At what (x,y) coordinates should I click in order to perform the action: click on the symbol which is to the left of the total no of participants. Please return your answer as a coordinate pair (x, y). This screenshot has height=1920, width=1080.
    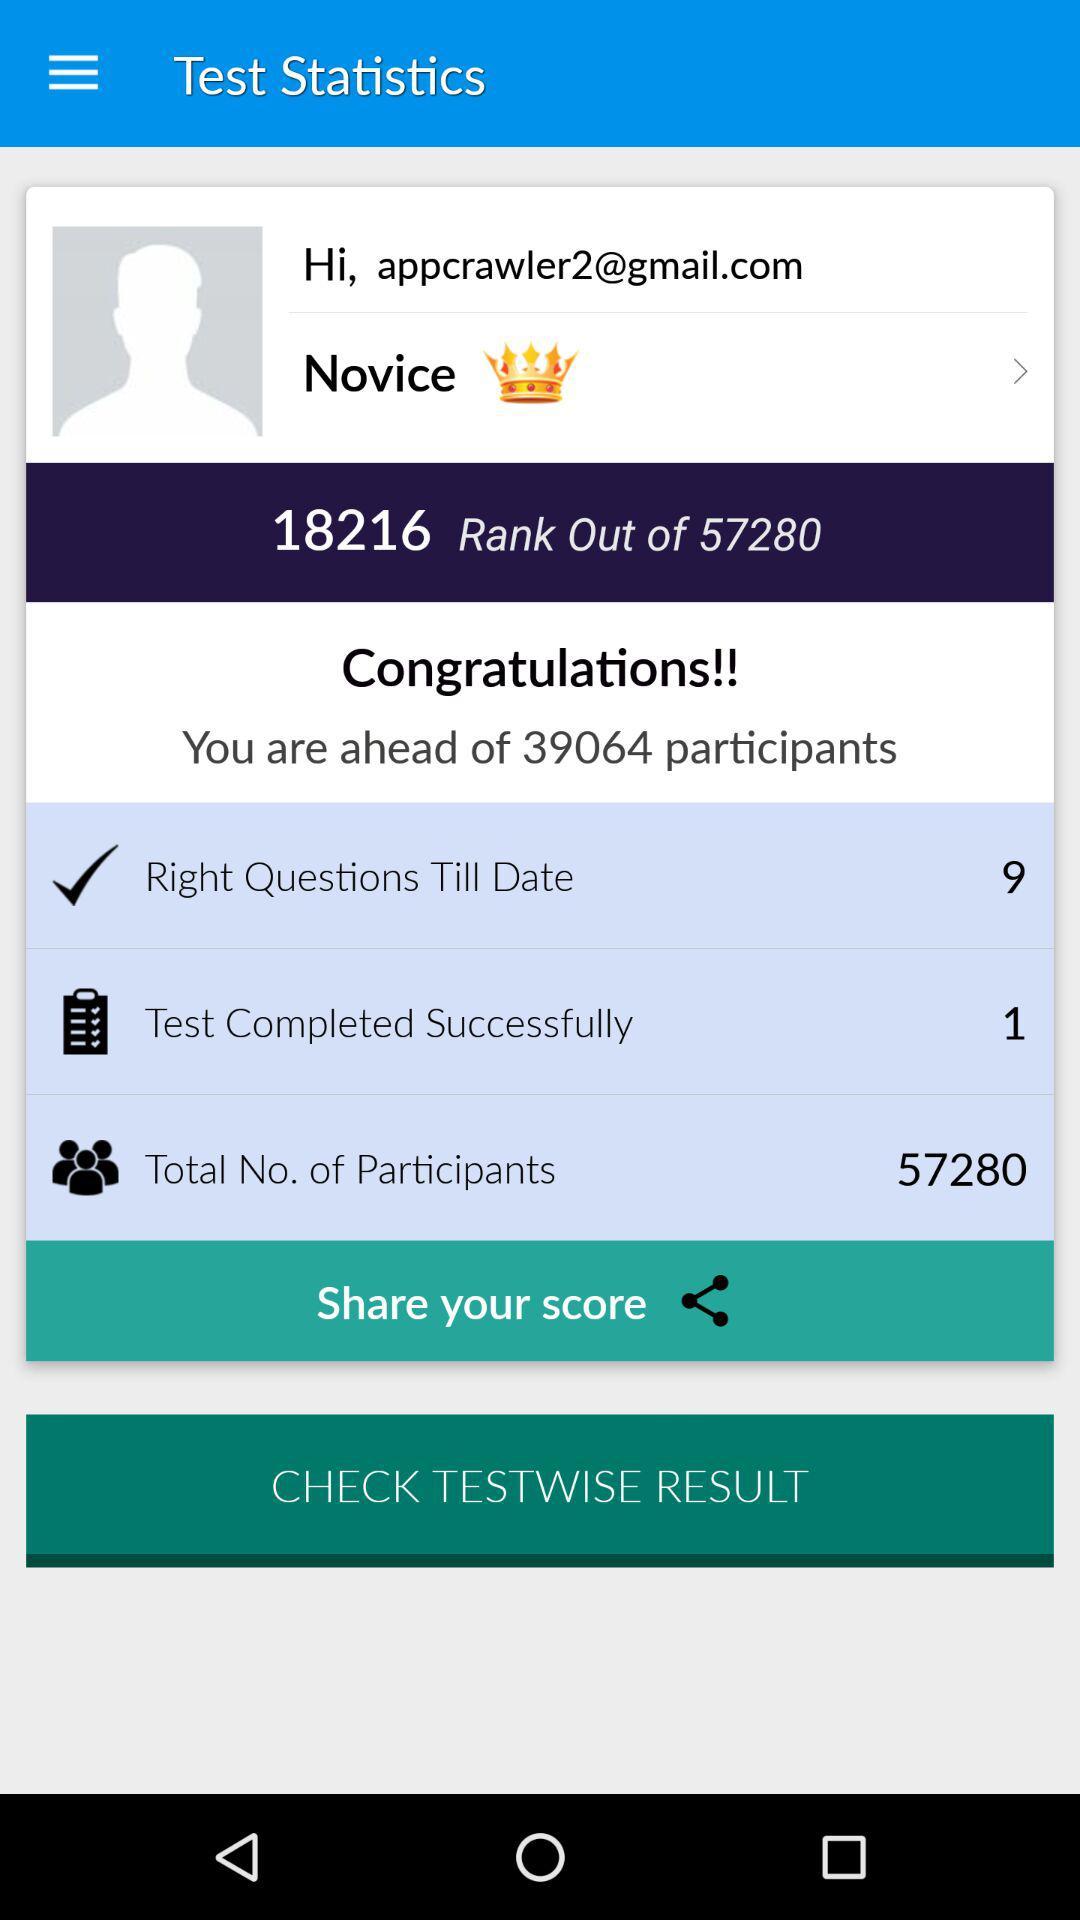
    Looking at the image, I should click on (84, 1167).